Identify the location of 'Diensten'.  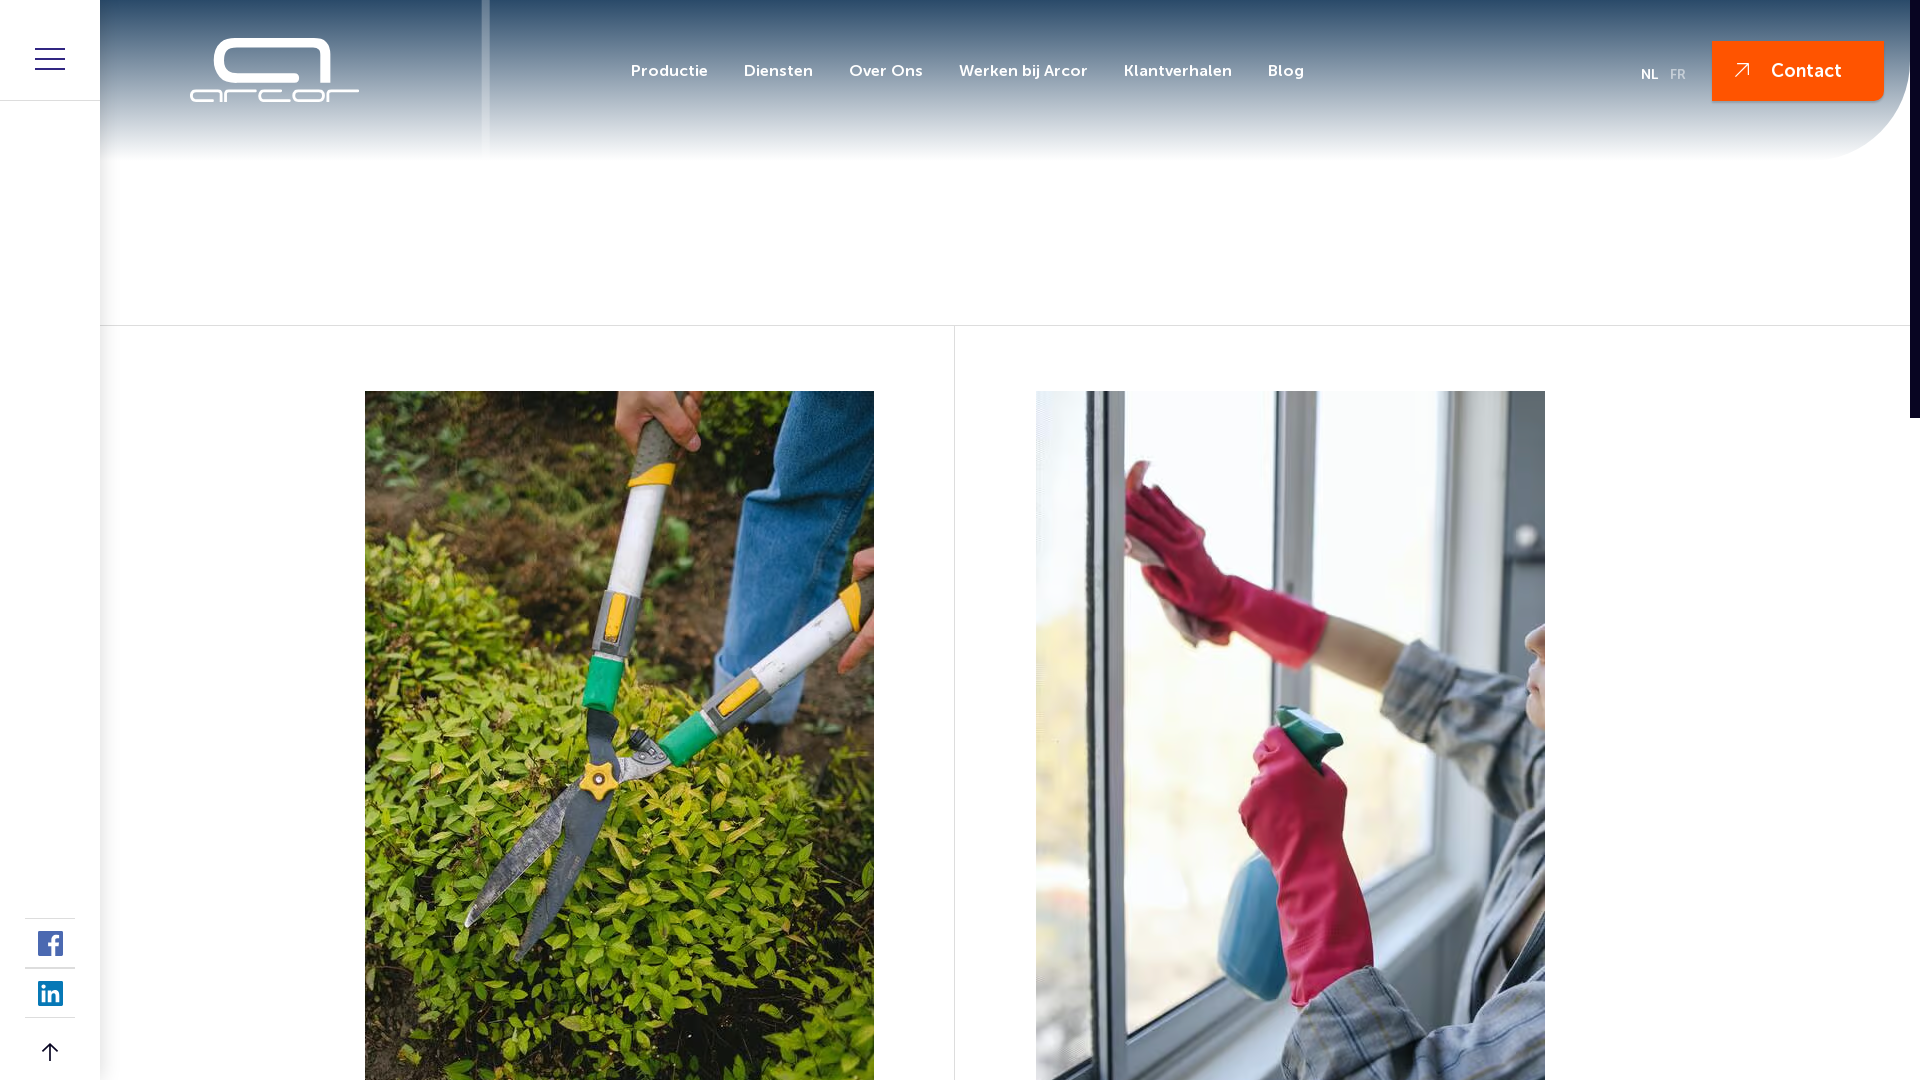
(777, 69).